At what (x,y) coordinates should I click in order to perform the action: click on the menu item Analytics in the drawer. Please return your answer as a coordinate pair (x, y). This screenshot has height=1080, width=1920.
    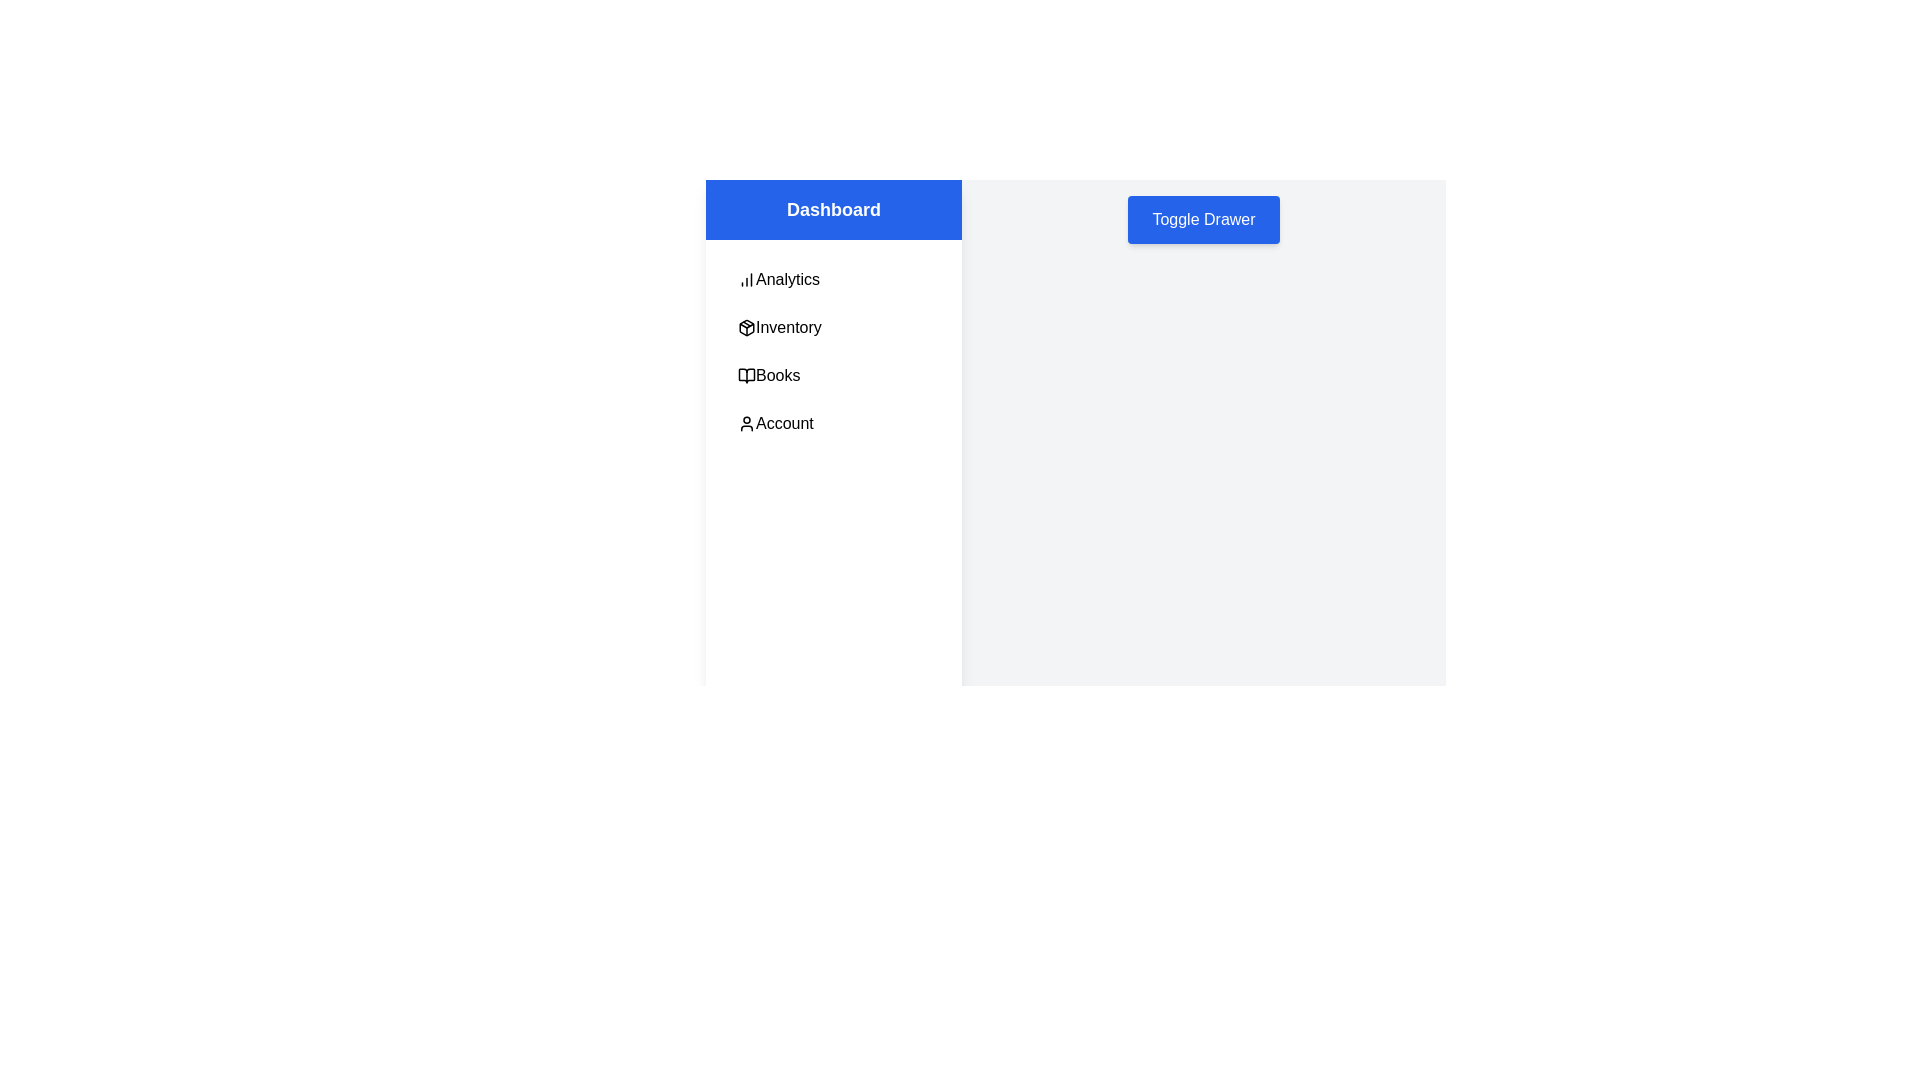
    Looking at the image, I should click on (834, 280).